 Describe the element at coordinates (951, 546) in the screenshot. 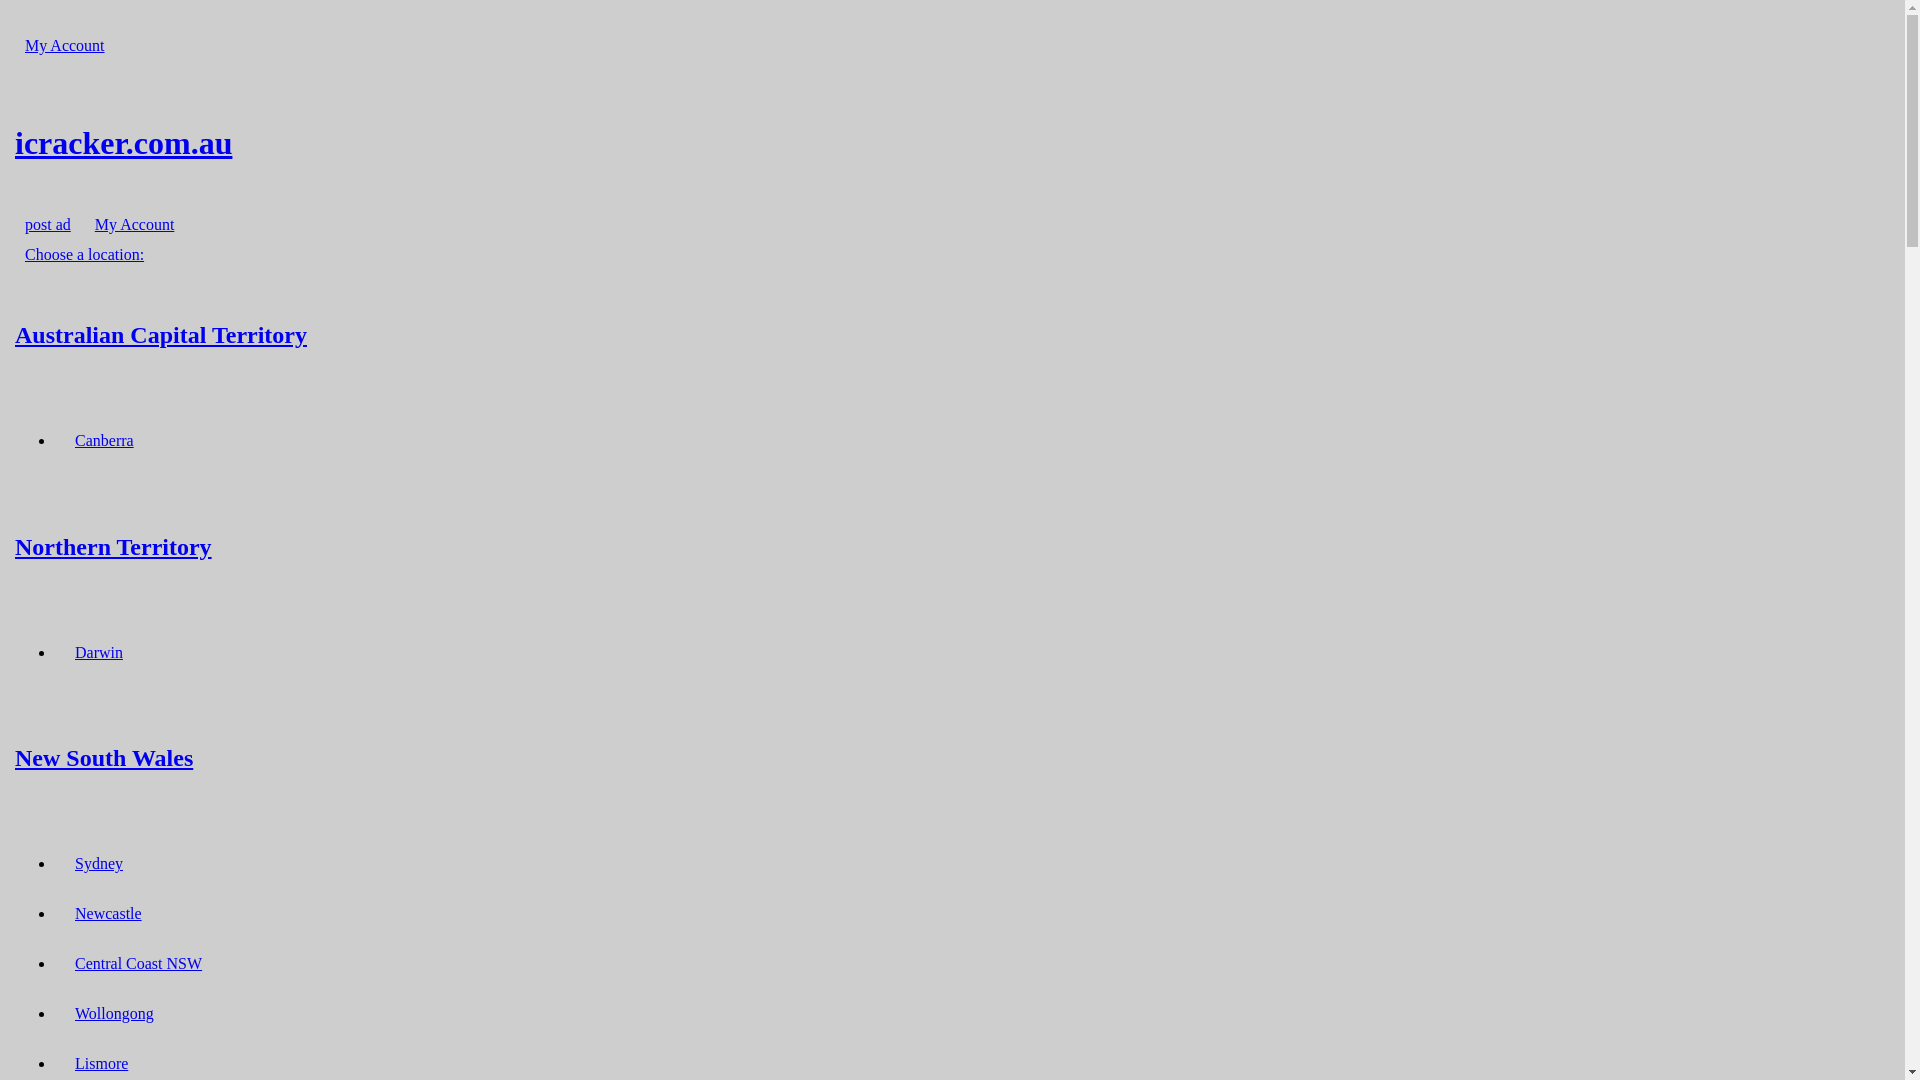

I see `'Northern Territory'` at that location.